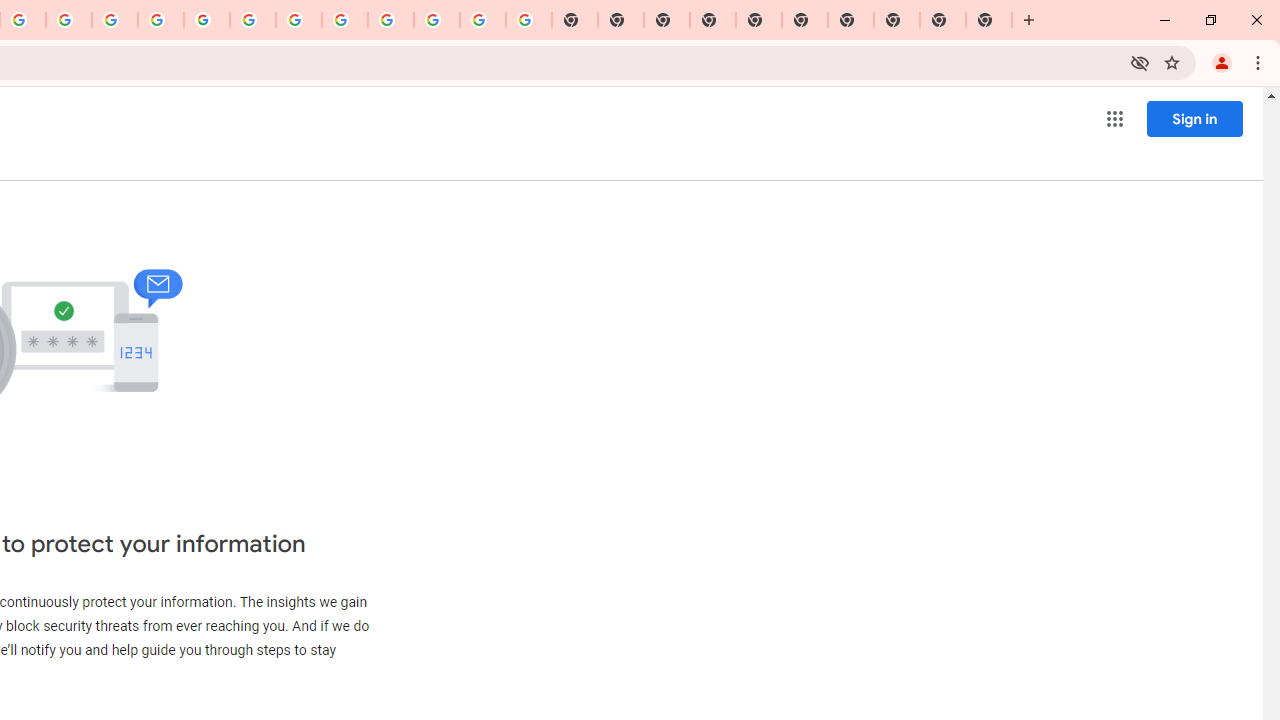 Image resolution: width=1280 pixels, height=720 pixels. What do you see at coordinates (252, 20) in the screenshot?
I see `'YouTube'` at bounding box center [252, 20].